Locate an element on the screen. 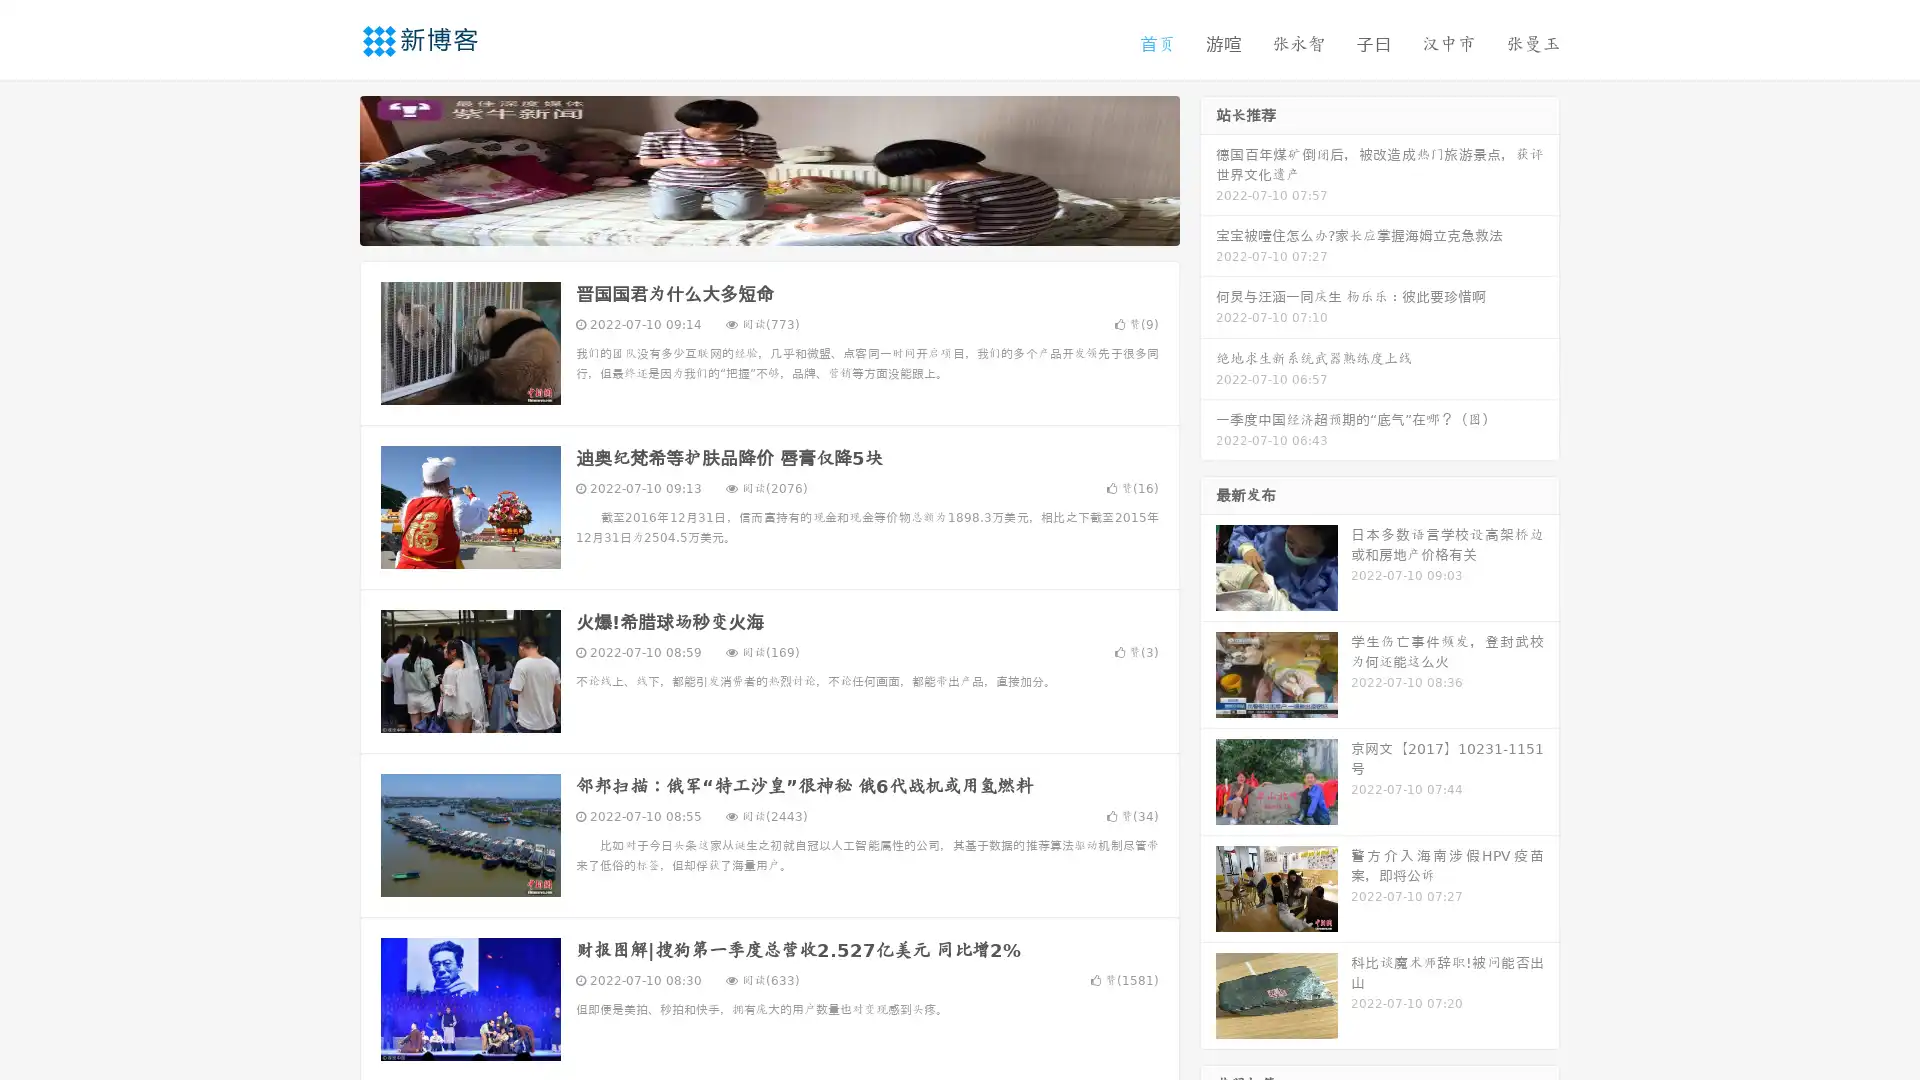 The image size is (1920, 1080). Go to slide 2 is located at coordinates (768, 225).